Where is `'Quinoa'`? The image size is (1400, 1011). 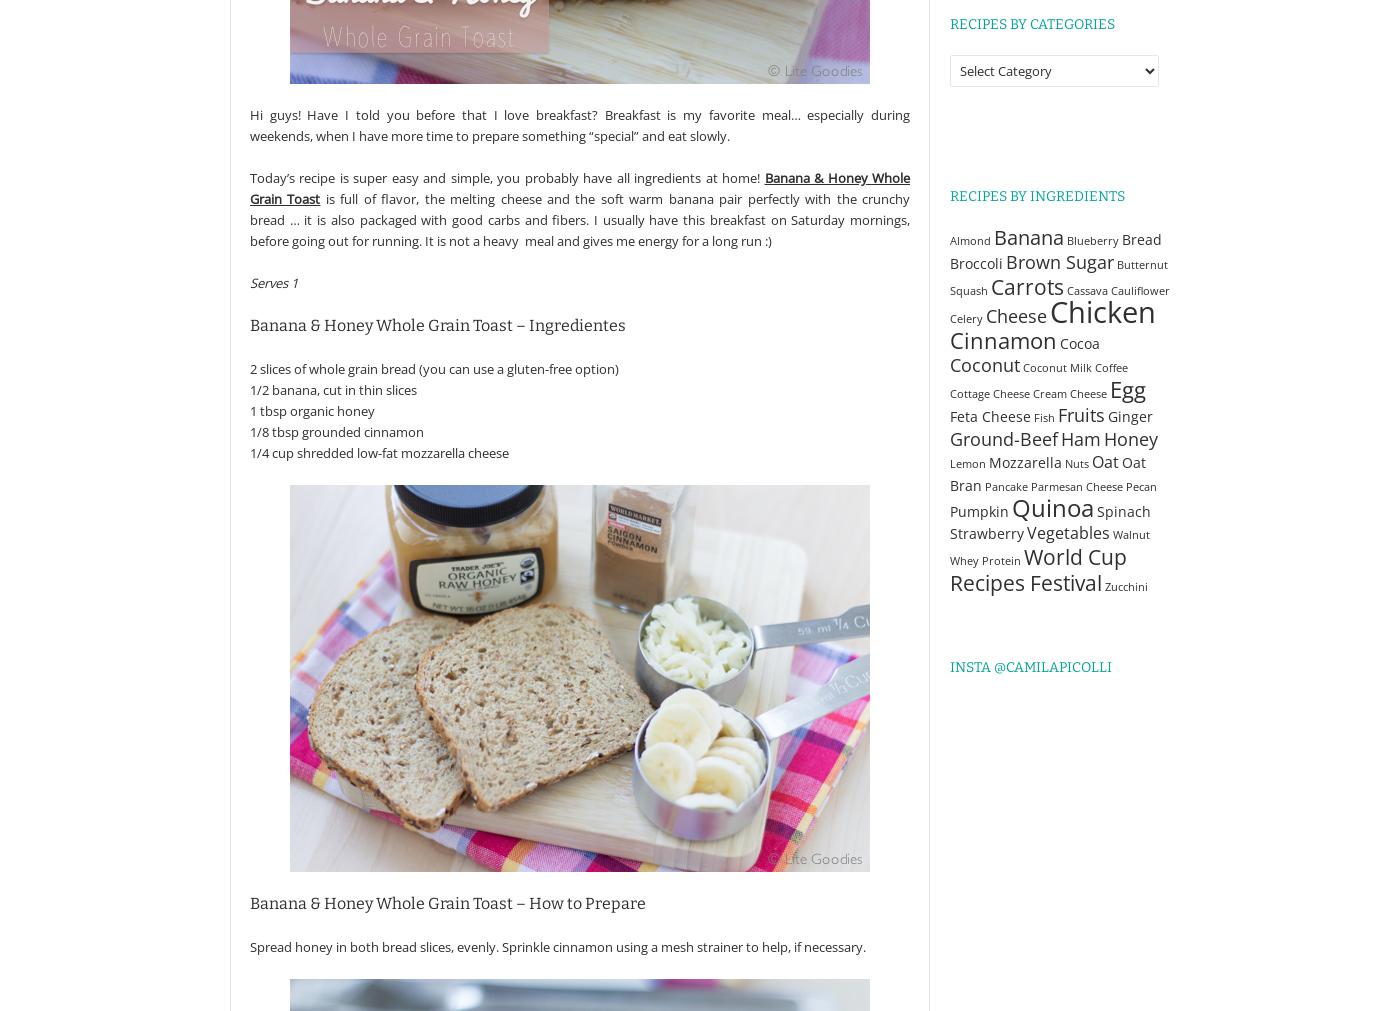
'Quinoa' is located at coordinates (1052, 508).